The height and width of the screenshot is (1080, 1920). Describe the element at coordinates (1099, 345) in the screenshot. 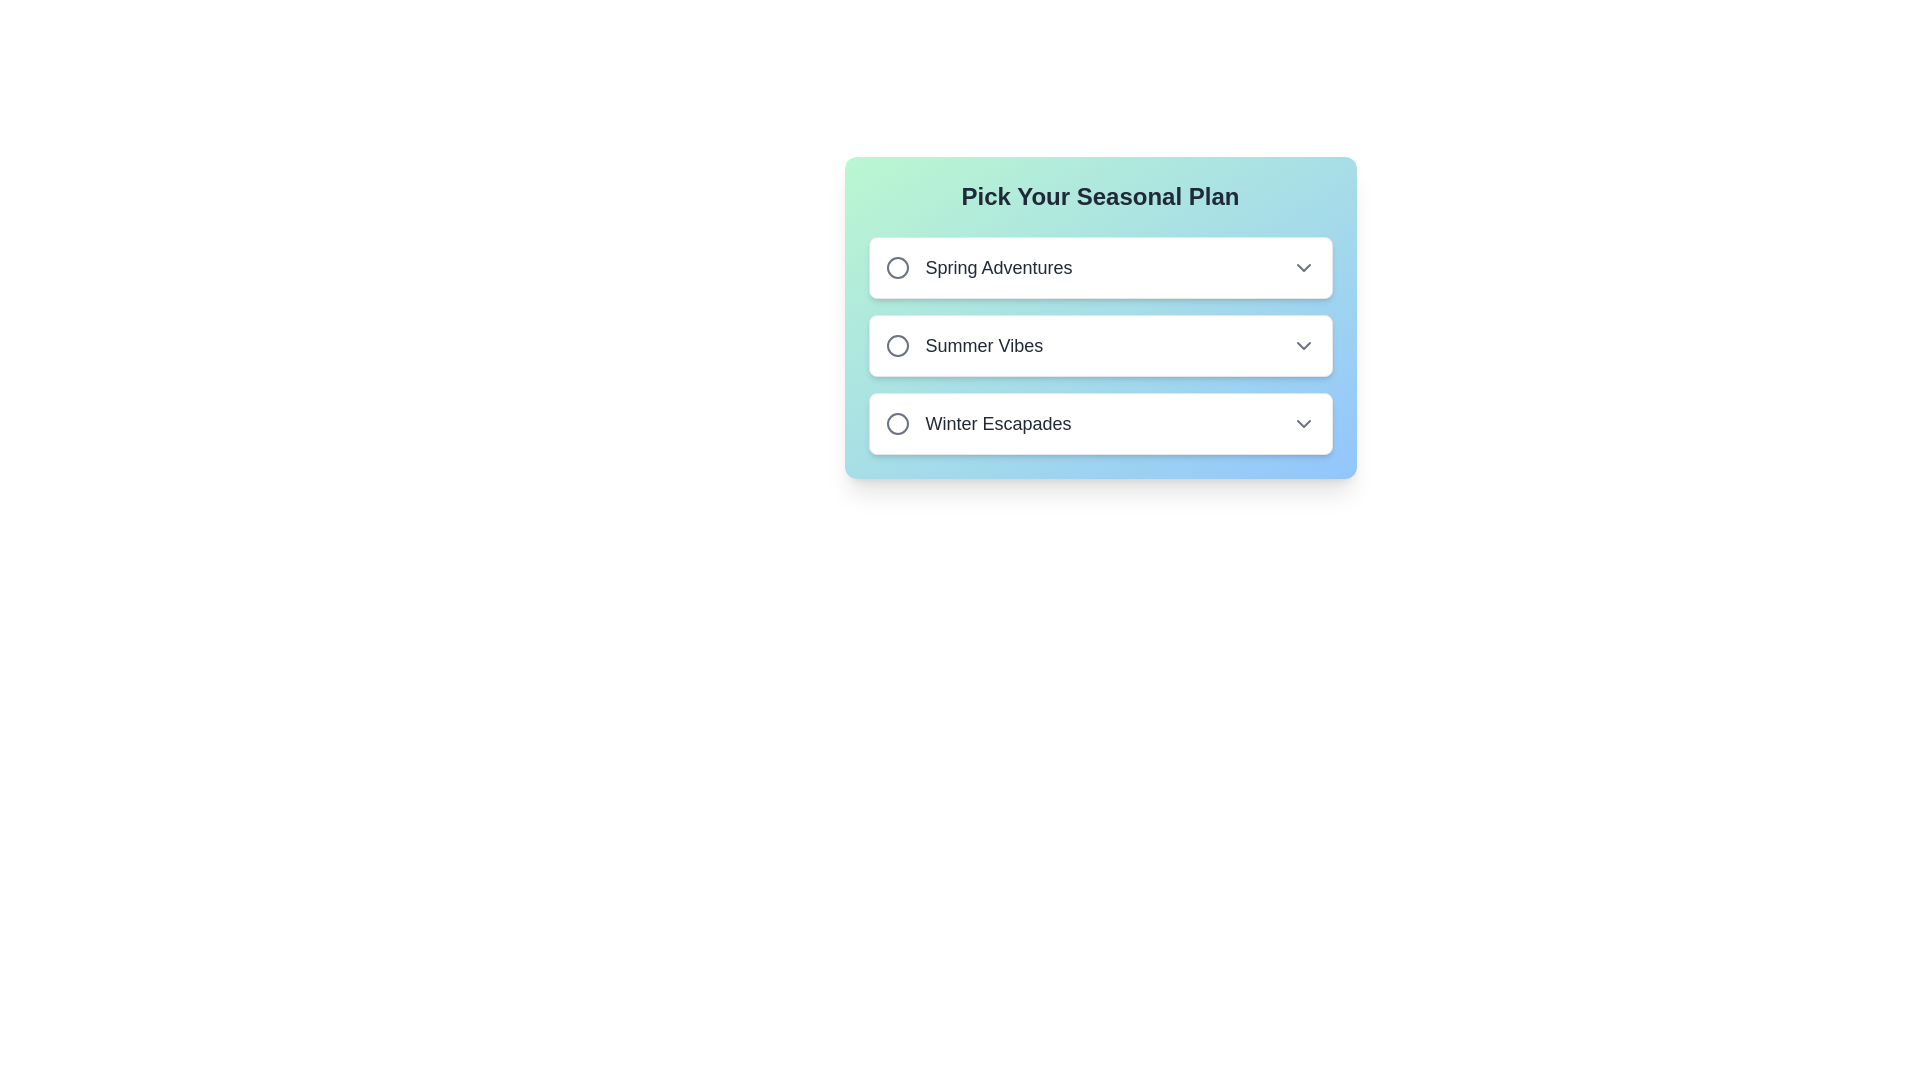

I see `the radio button associated with the 'Summer Vibes' option in the interactive list item` at that location.